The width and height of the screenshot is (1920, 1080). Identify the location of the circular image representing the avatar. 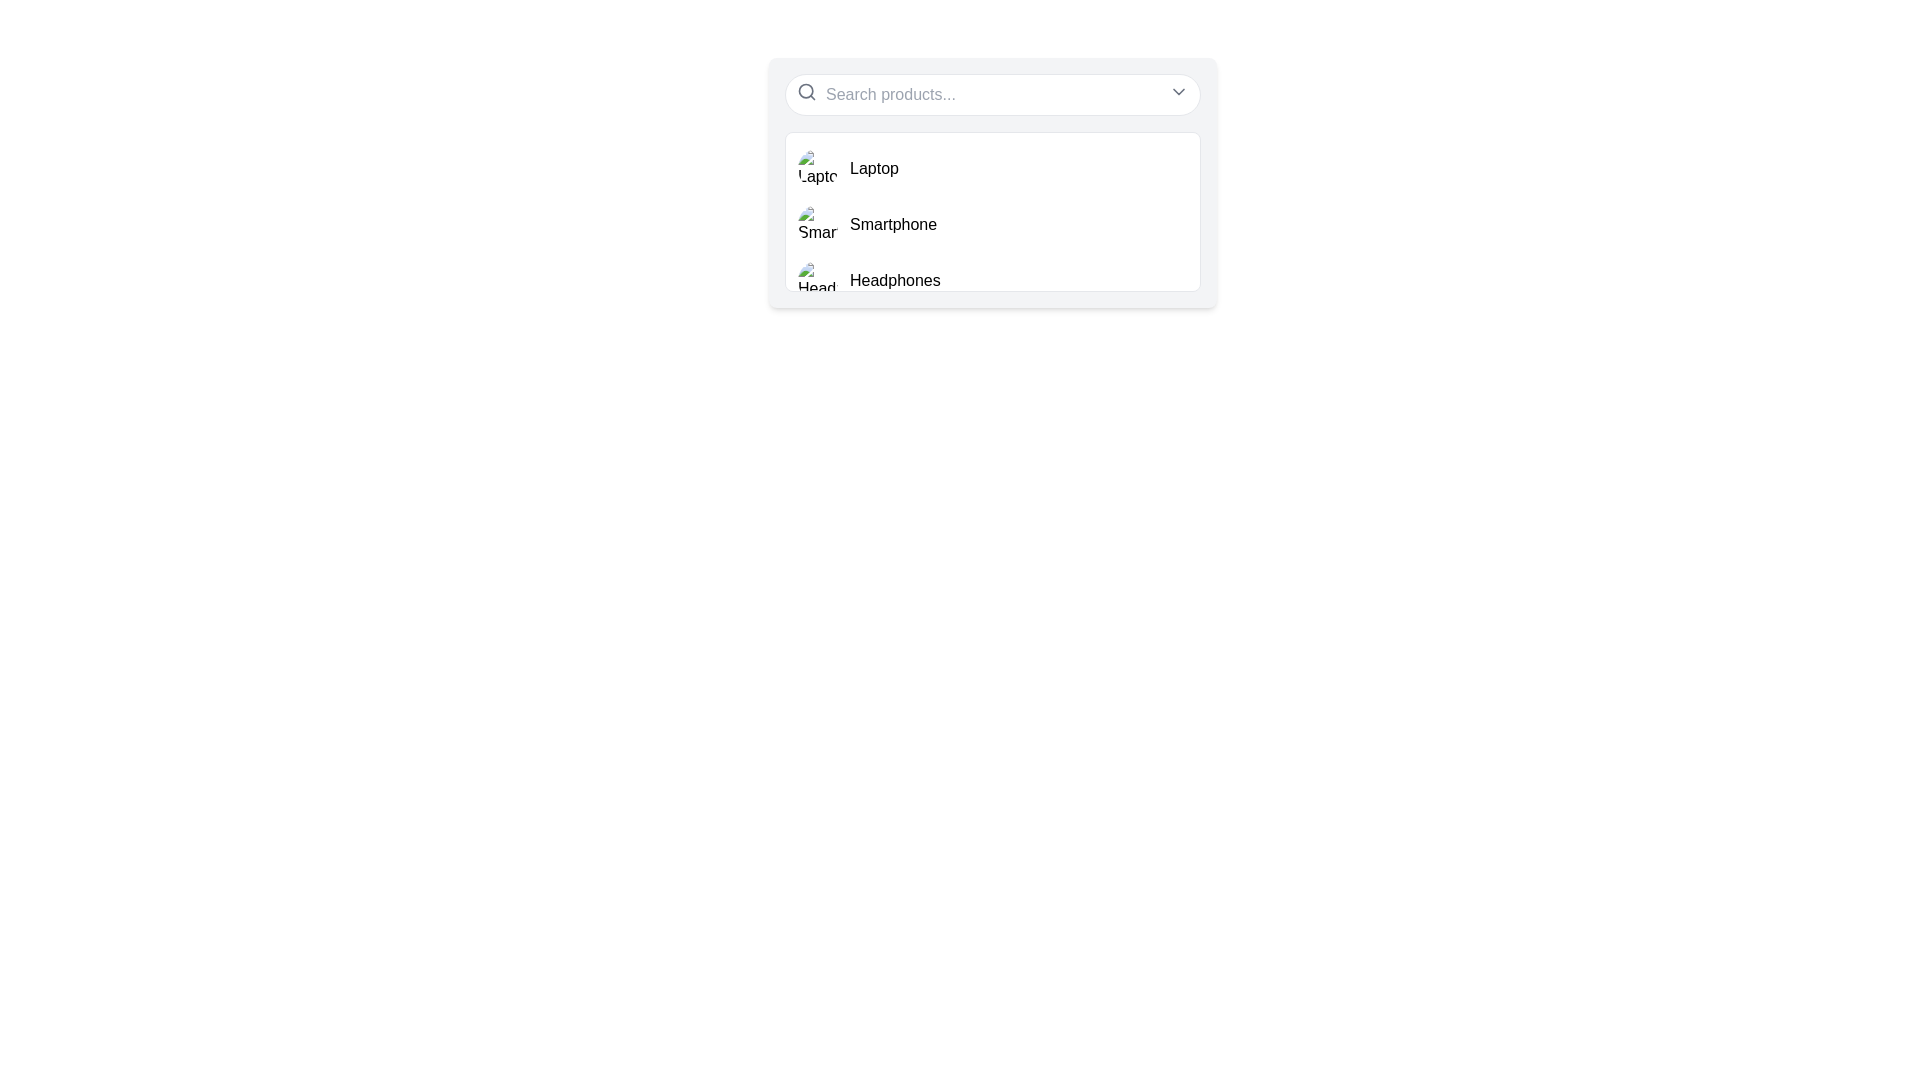
(817, 224).